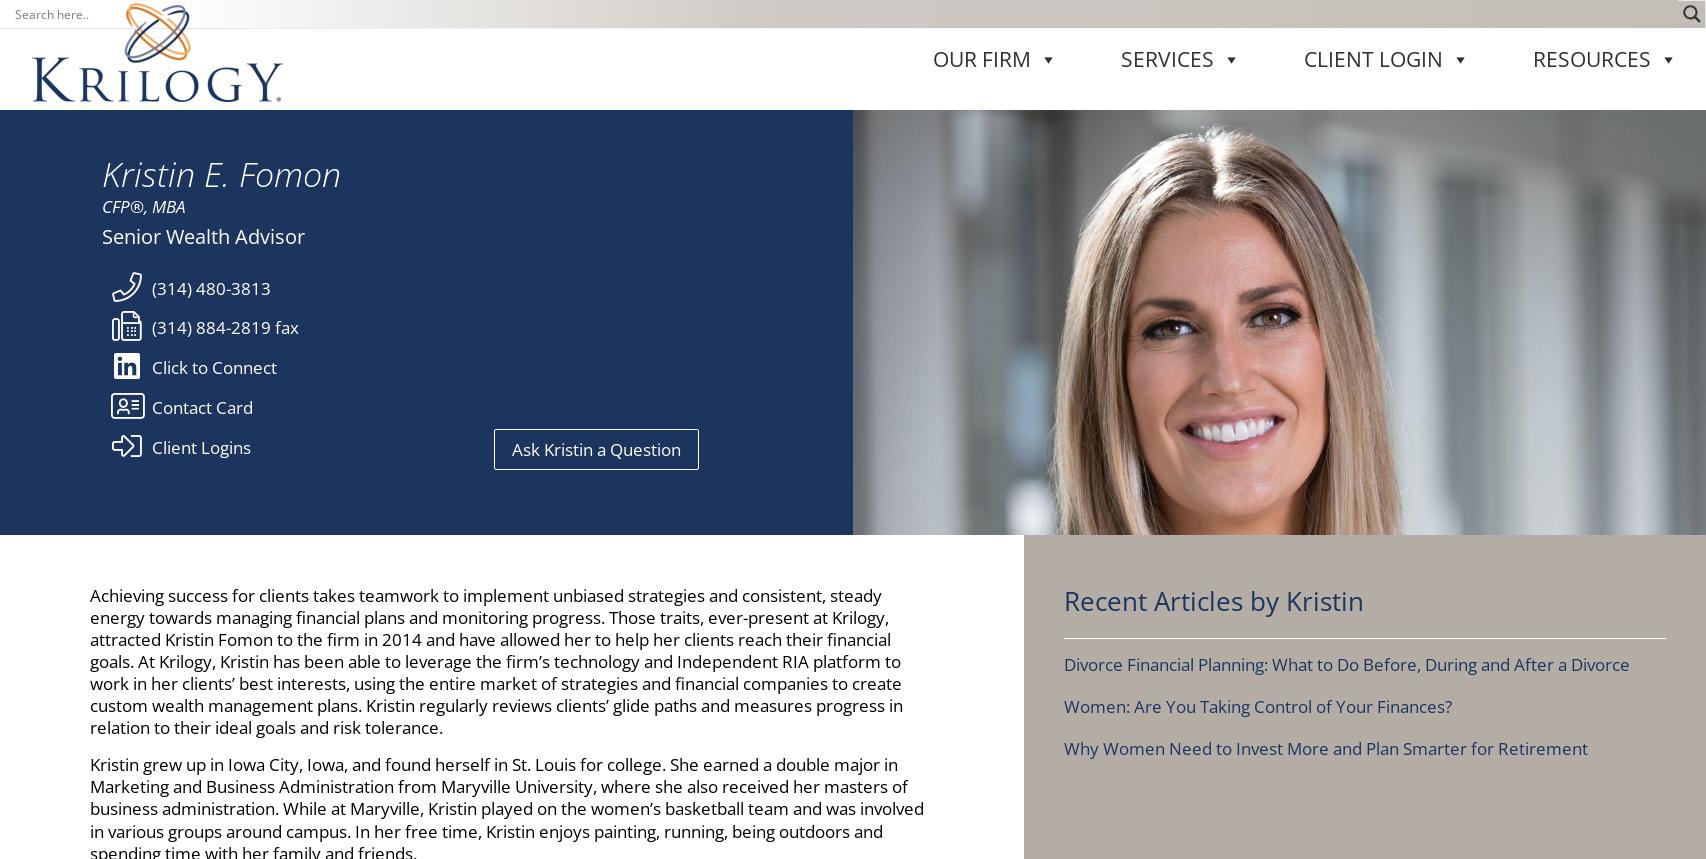 Image resolution: width=1706 pixels, height=859 pixels. Describe the element at coordinates (1212, 567) in the screenshot. I see `'Associate Wealth Advisor'` at that location.